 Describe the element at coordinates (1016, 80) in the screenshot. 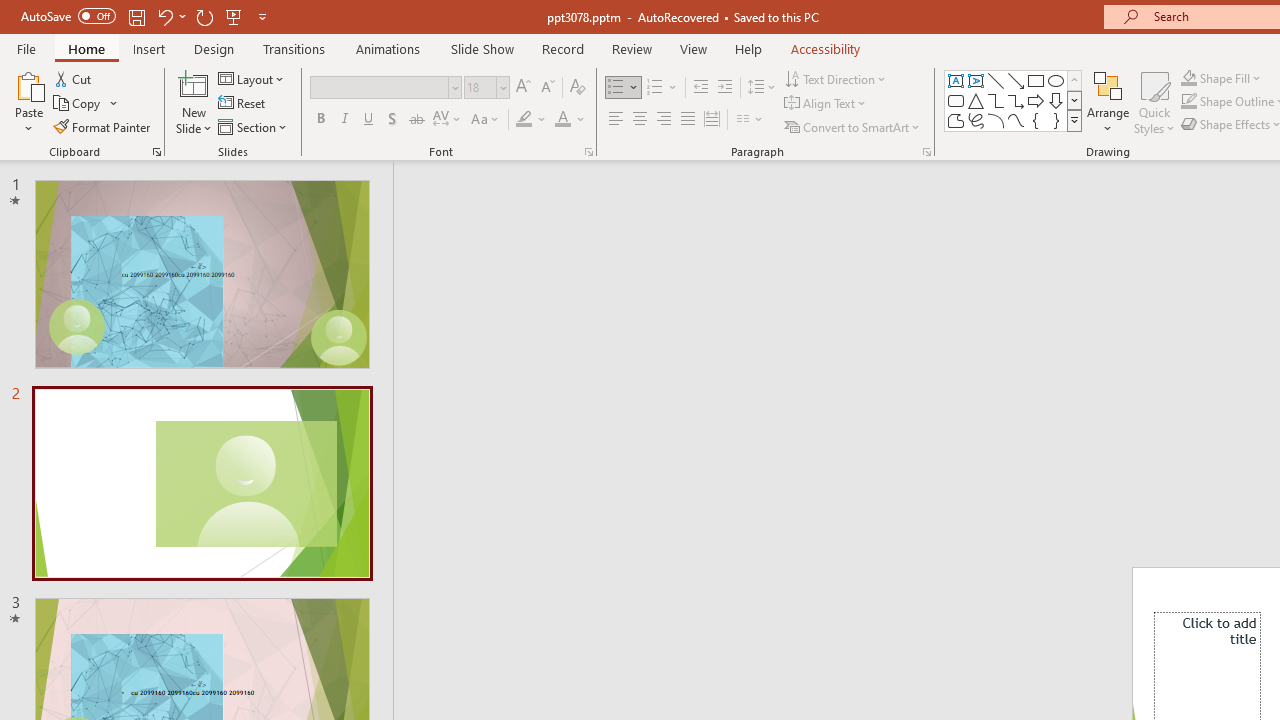

I see `'Line Arrow'` at that location.